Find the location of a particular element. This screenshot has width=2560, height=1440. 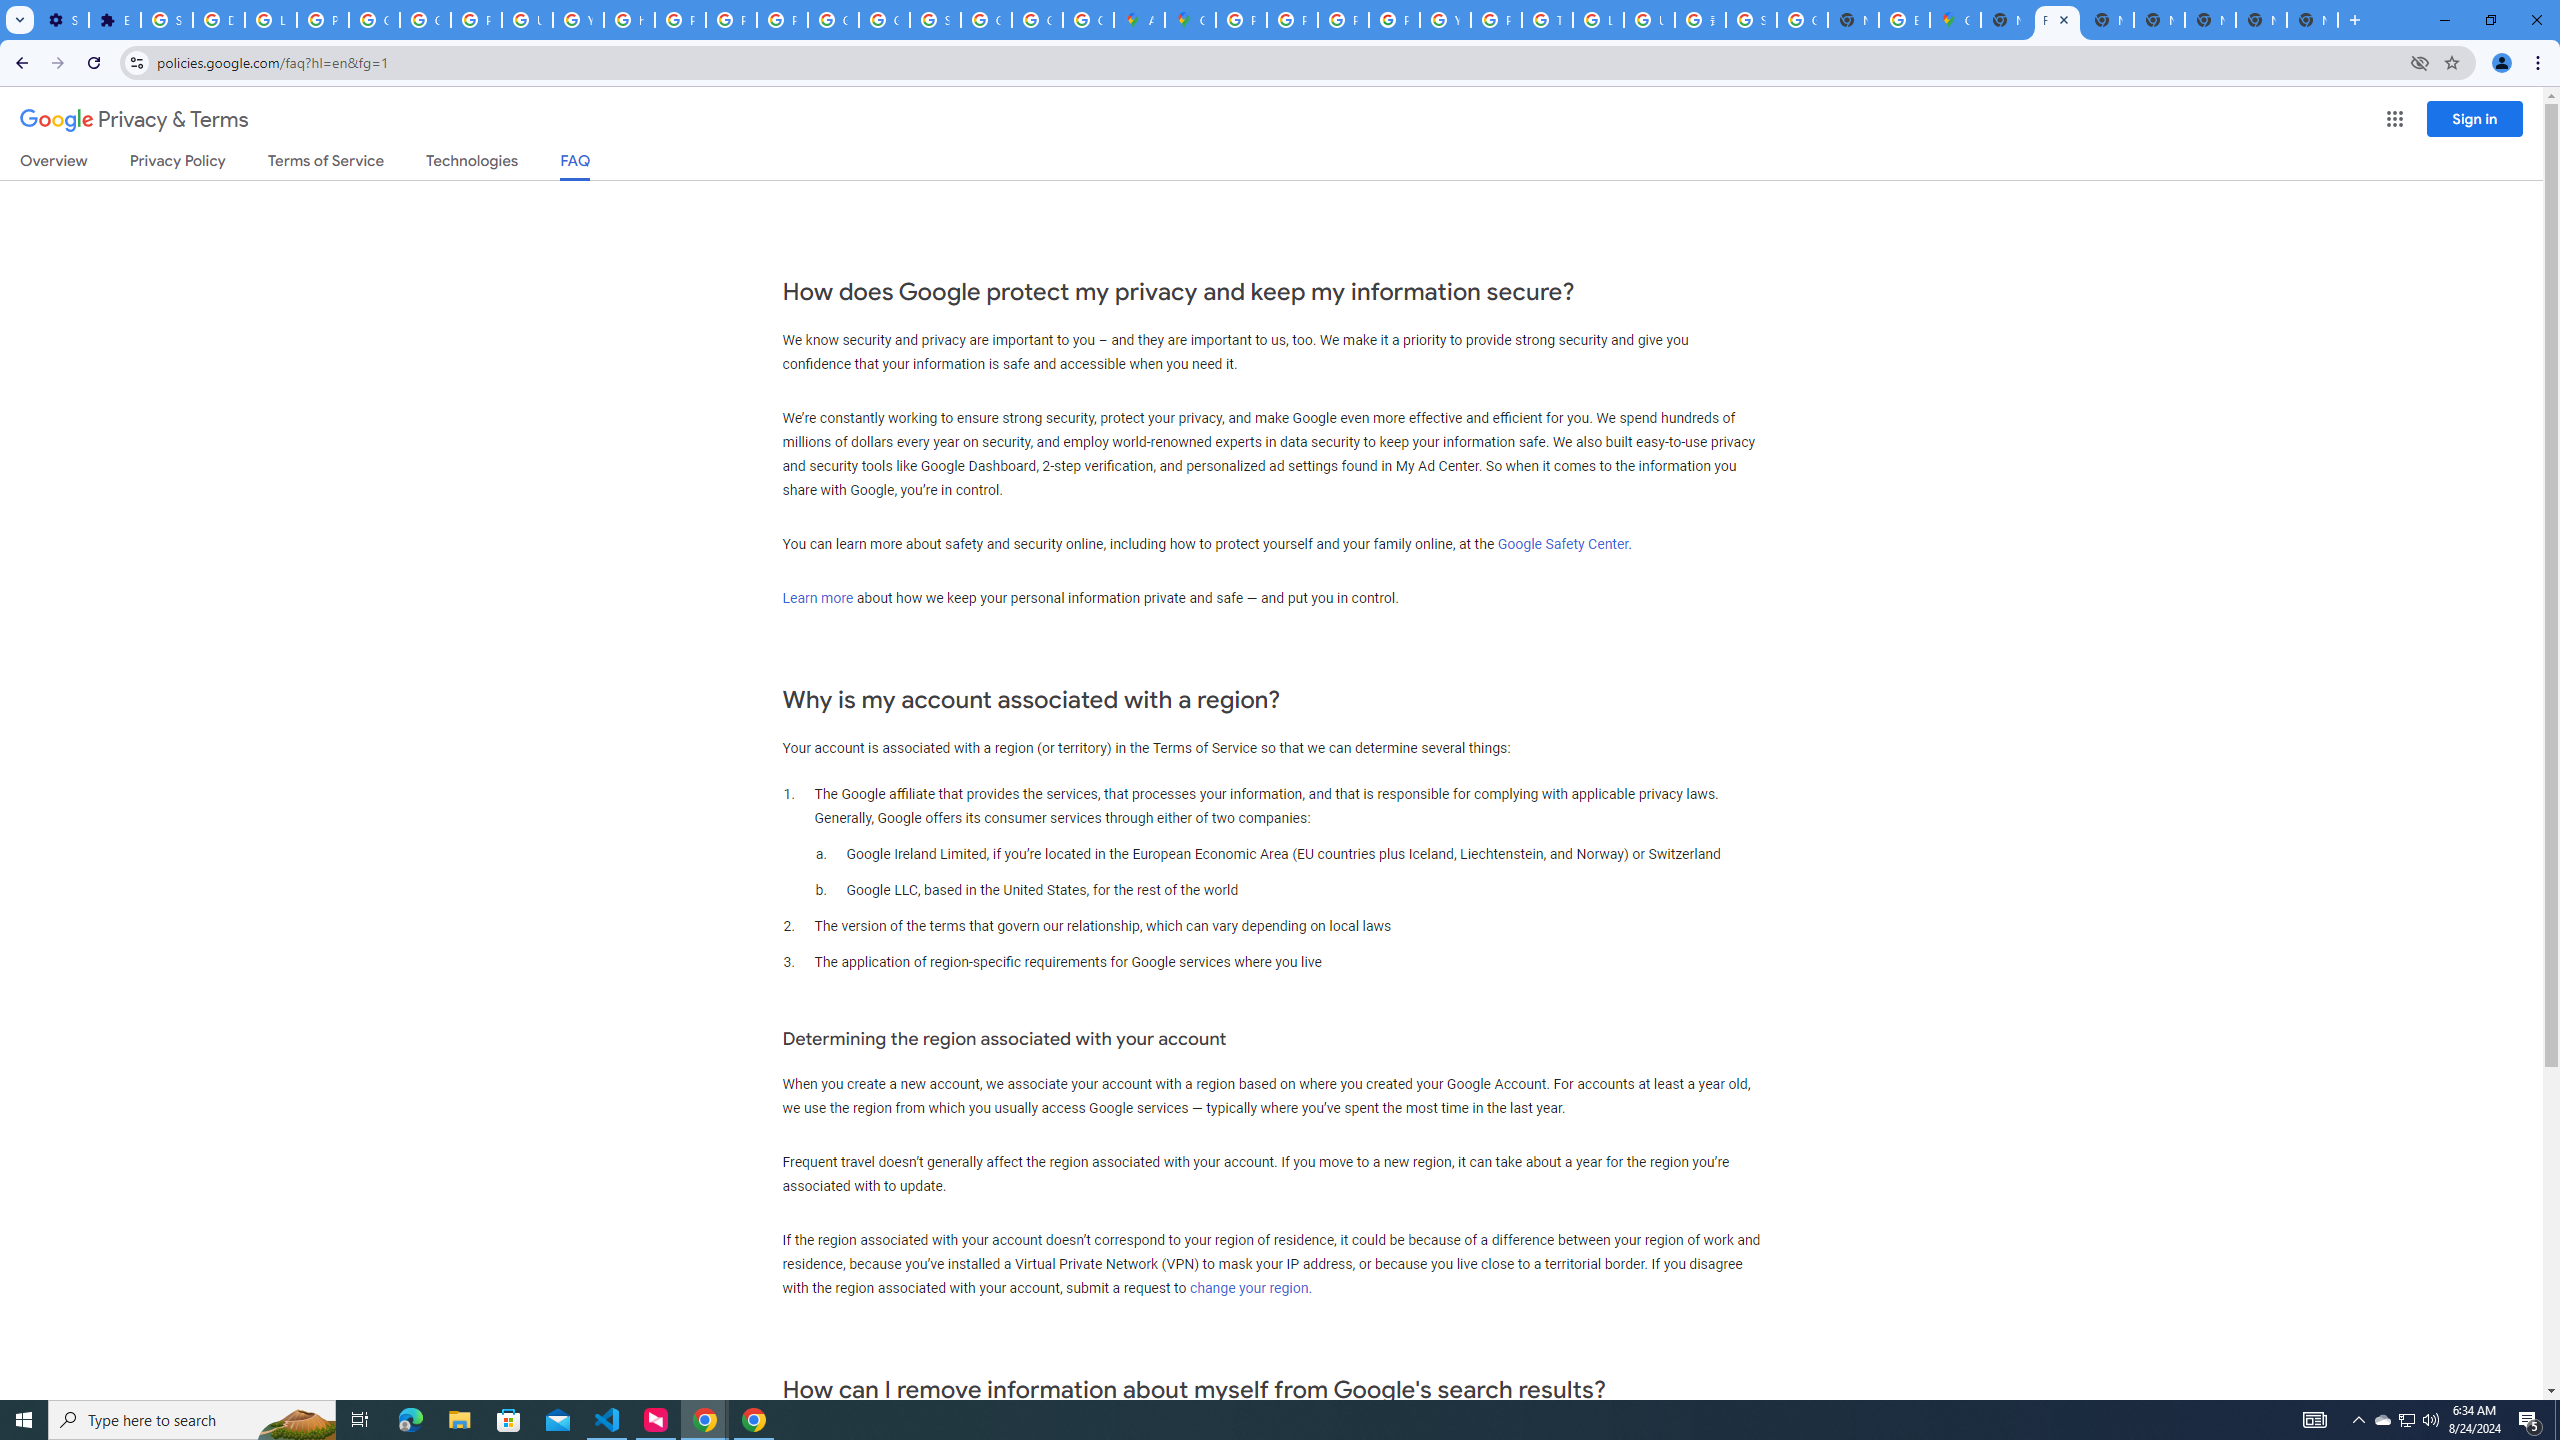

'Sign in - Google Accounts' is located at coordinates (167, 19).